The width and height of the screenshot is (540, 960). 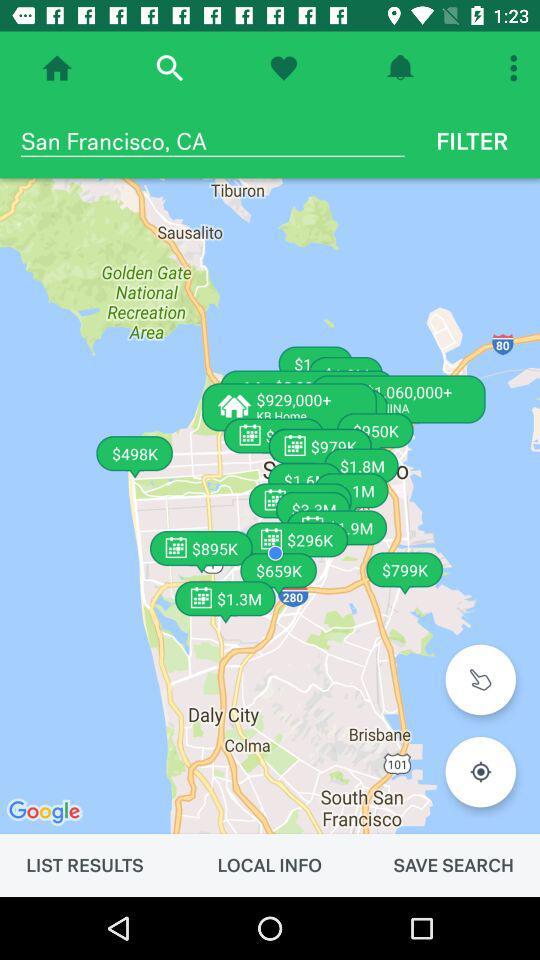 What do you see at coordinates (282, 68) in the screenshot?
I see `show favorites` at bounding box center [282, 68].